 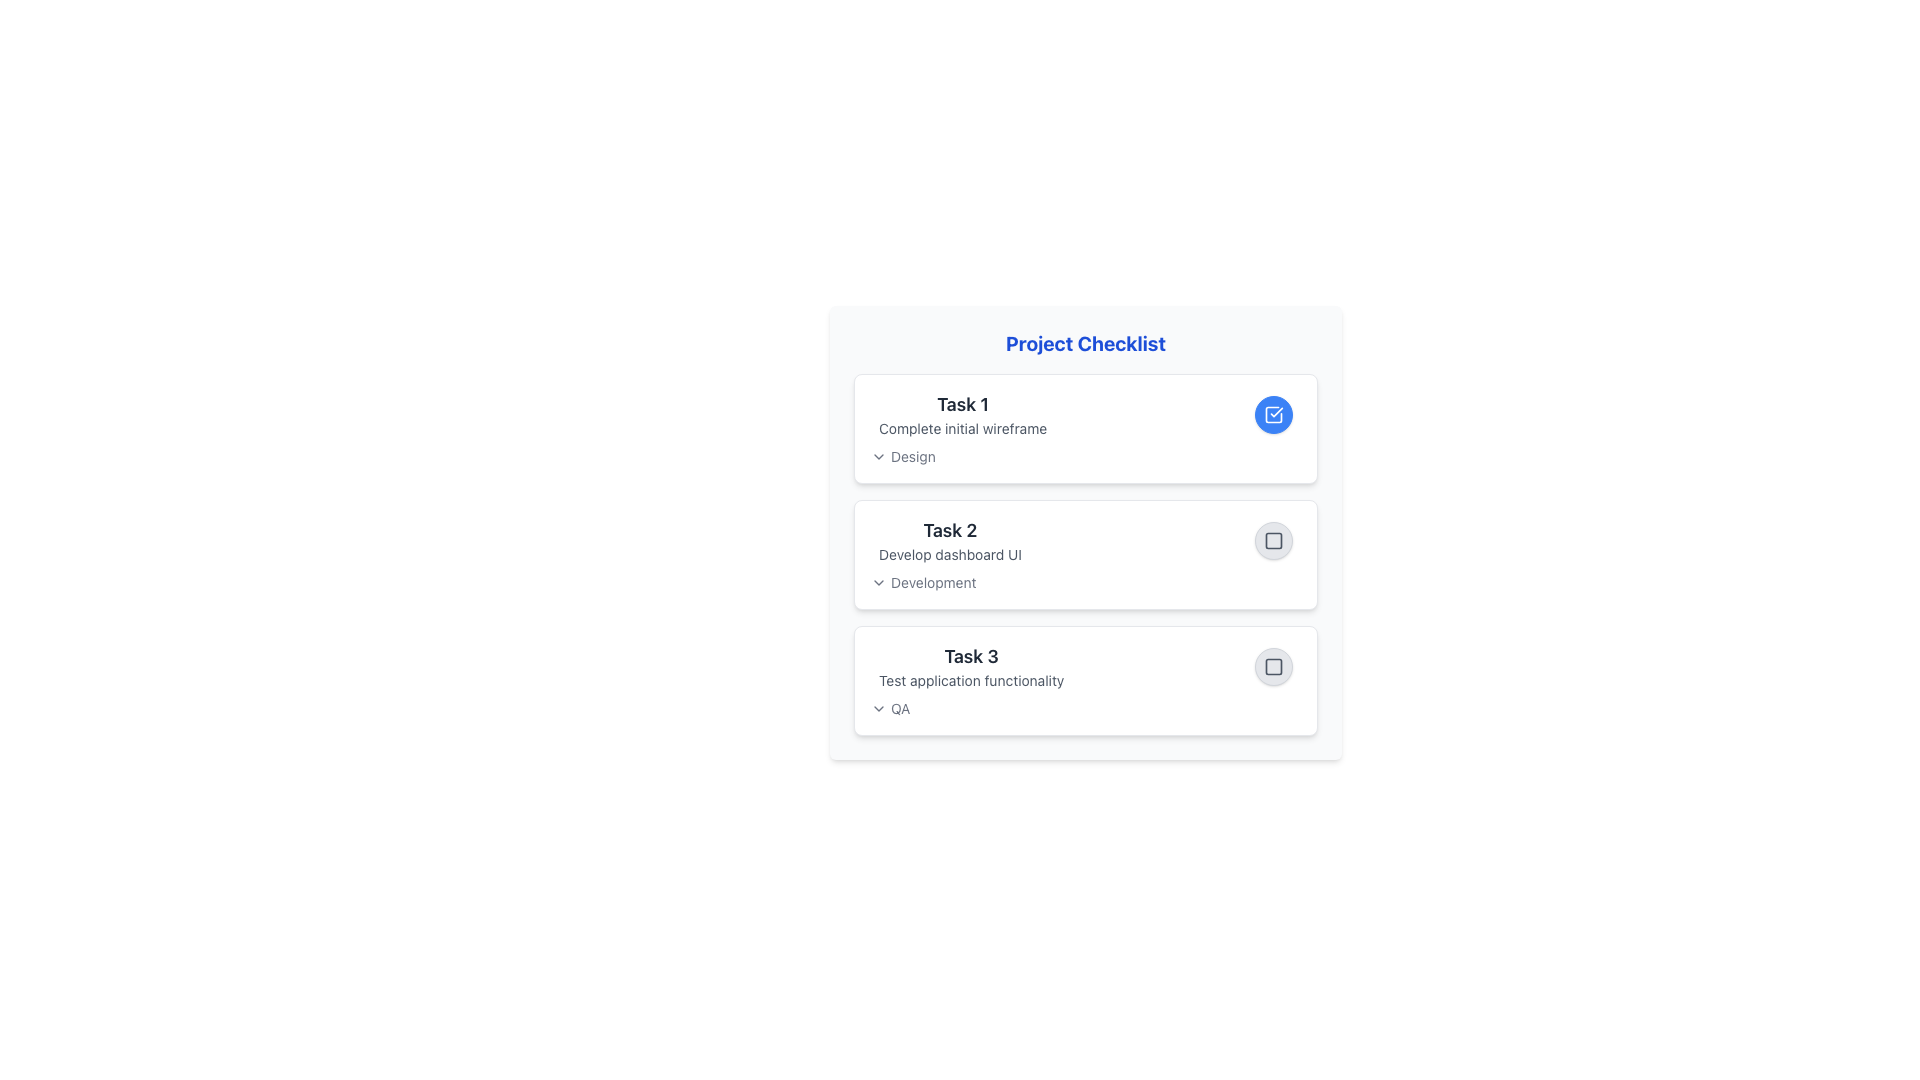 I want to click on the list item with checkbox for 'Task 3', so click(x=1084, y=667).